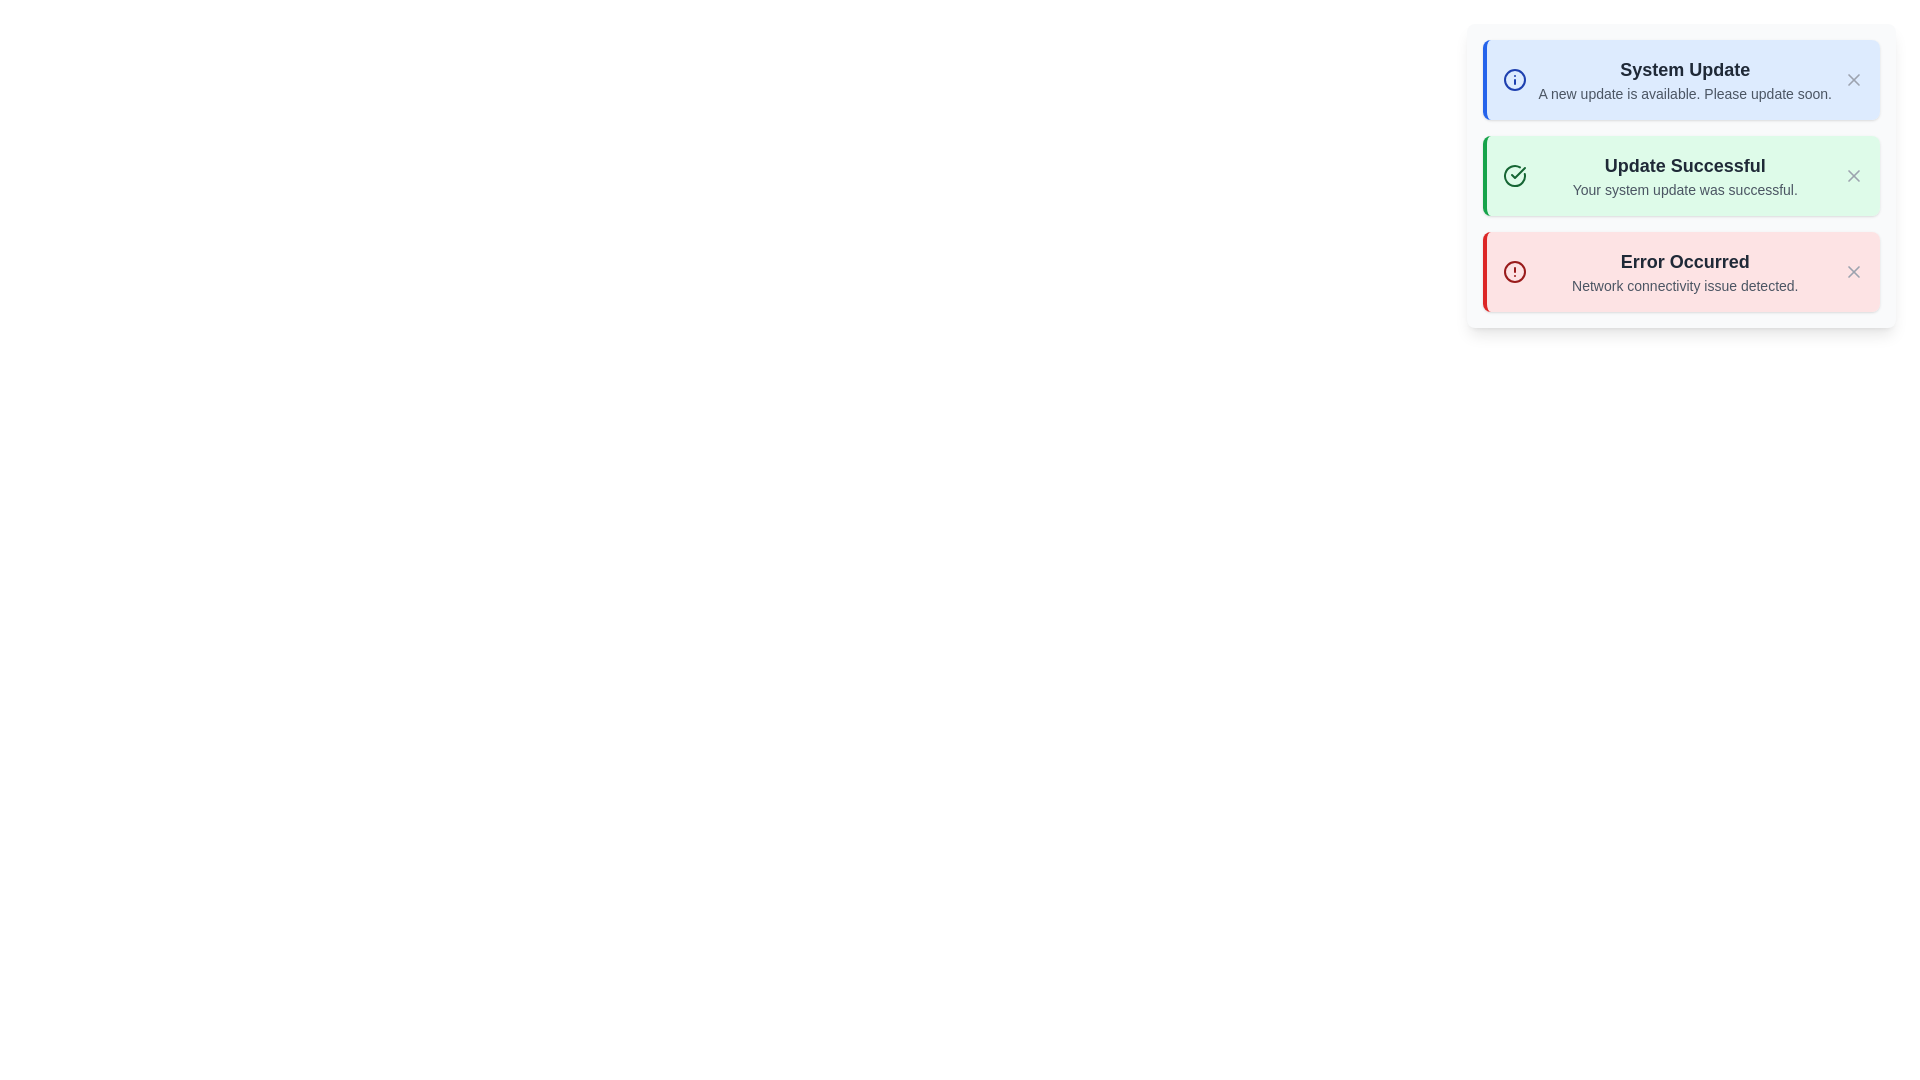 The width and height of the screenshot is (1920, 1080). What do you see at coordinates (1852, 175) in the screenshot?
I see `close button of the notification with the title Update Successful` at bounding box center [1852, 175].